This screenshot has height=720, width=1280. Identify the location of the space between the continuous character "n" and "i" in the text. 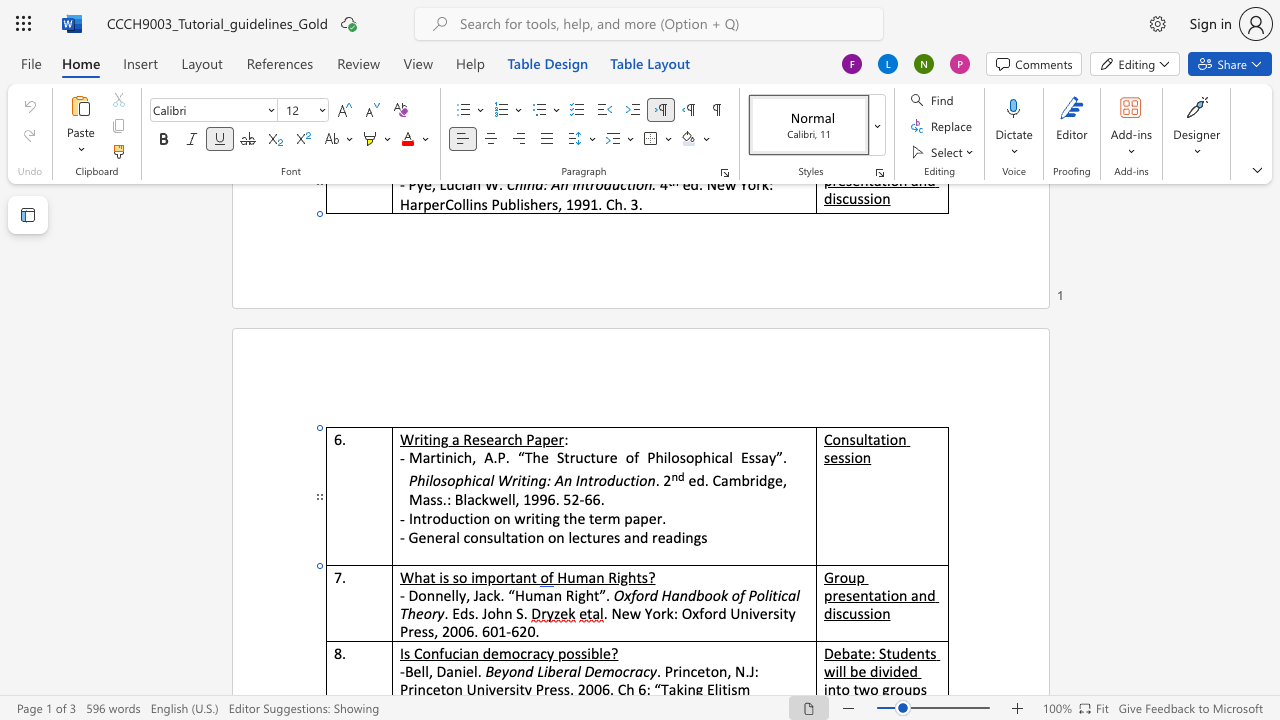
(451, 457).